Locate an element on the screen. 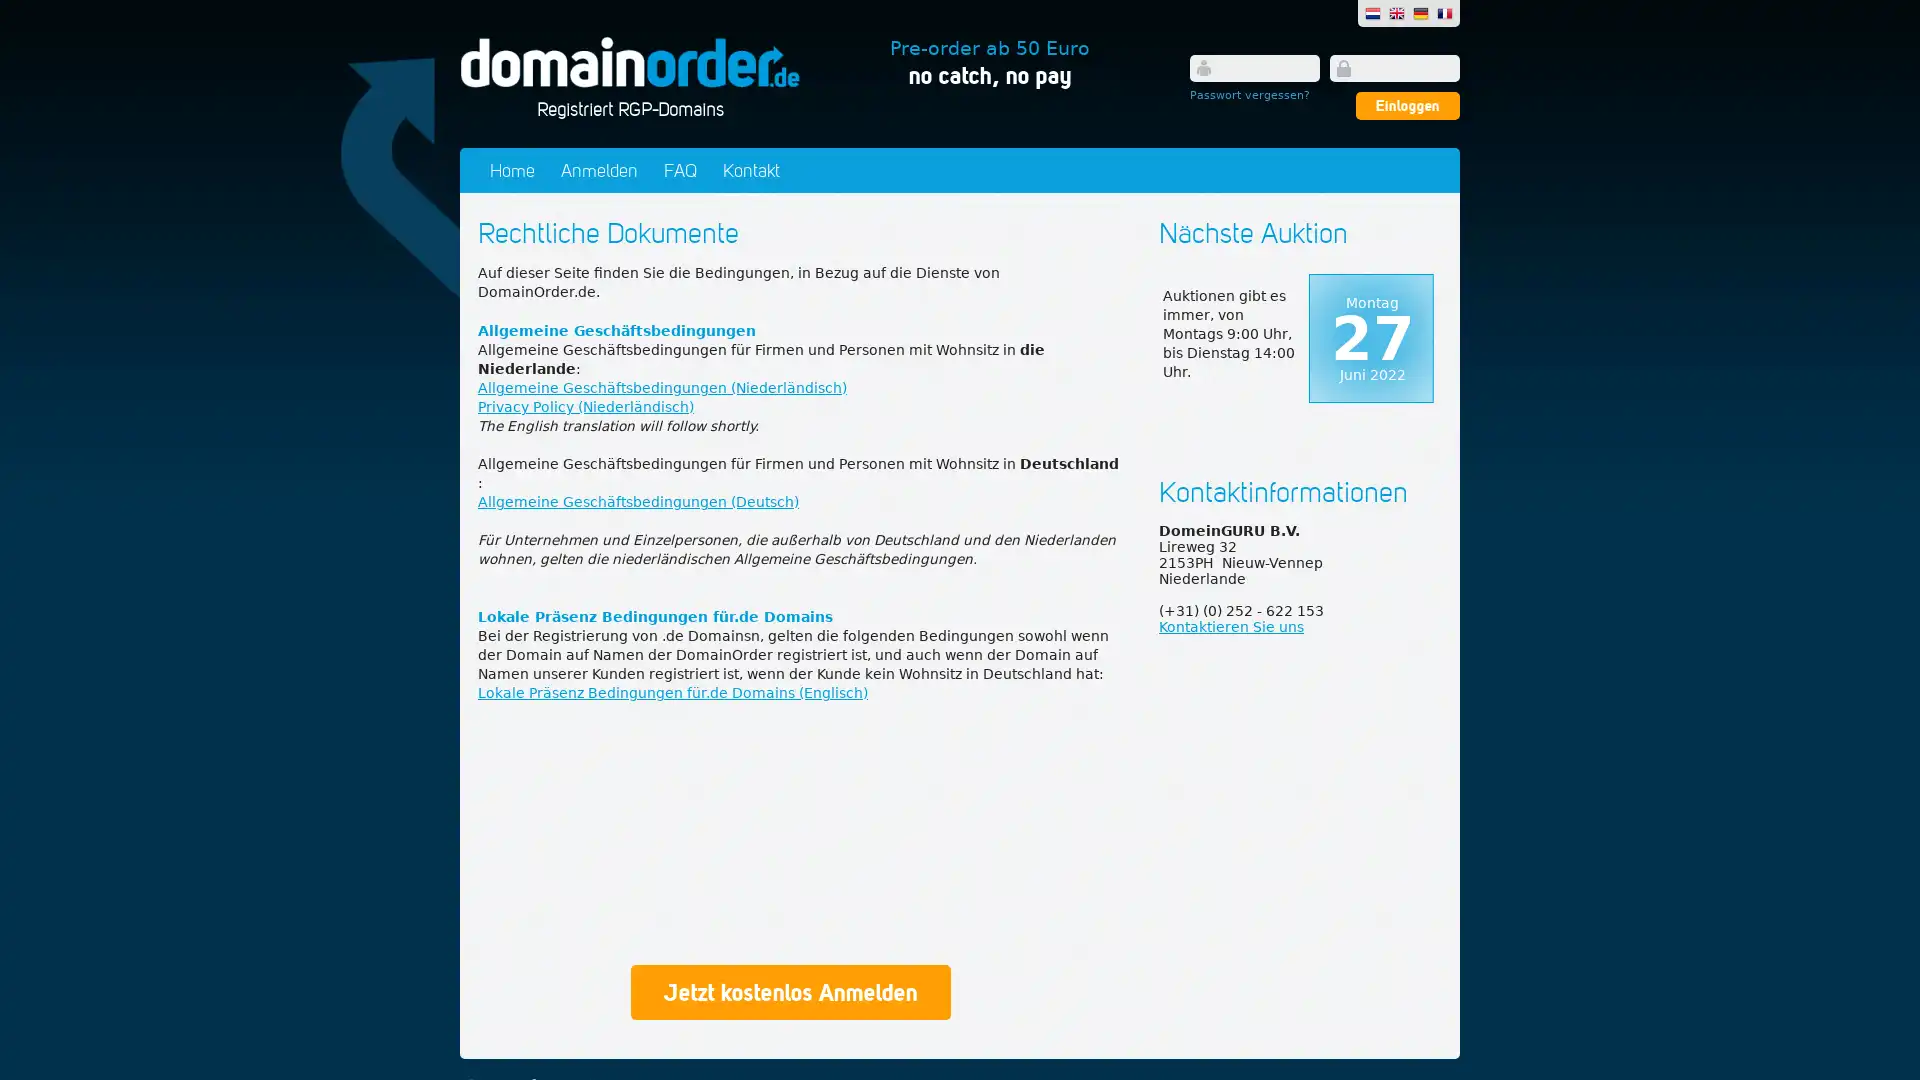  Einloggen is located at coordinates (1406, 105).